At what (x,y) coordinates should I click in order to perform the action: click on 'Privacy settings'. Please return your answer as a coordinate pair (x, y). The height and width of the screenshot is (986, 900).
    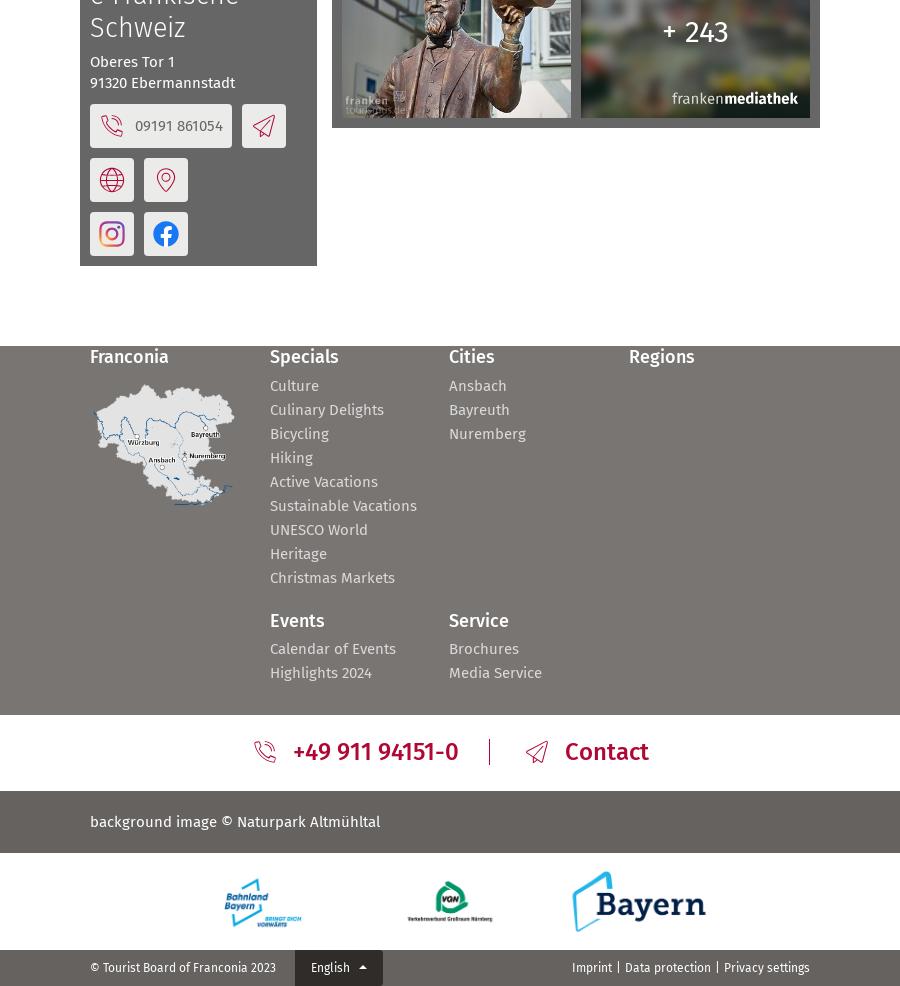
    Looking at the image, I should click on (765, 966).